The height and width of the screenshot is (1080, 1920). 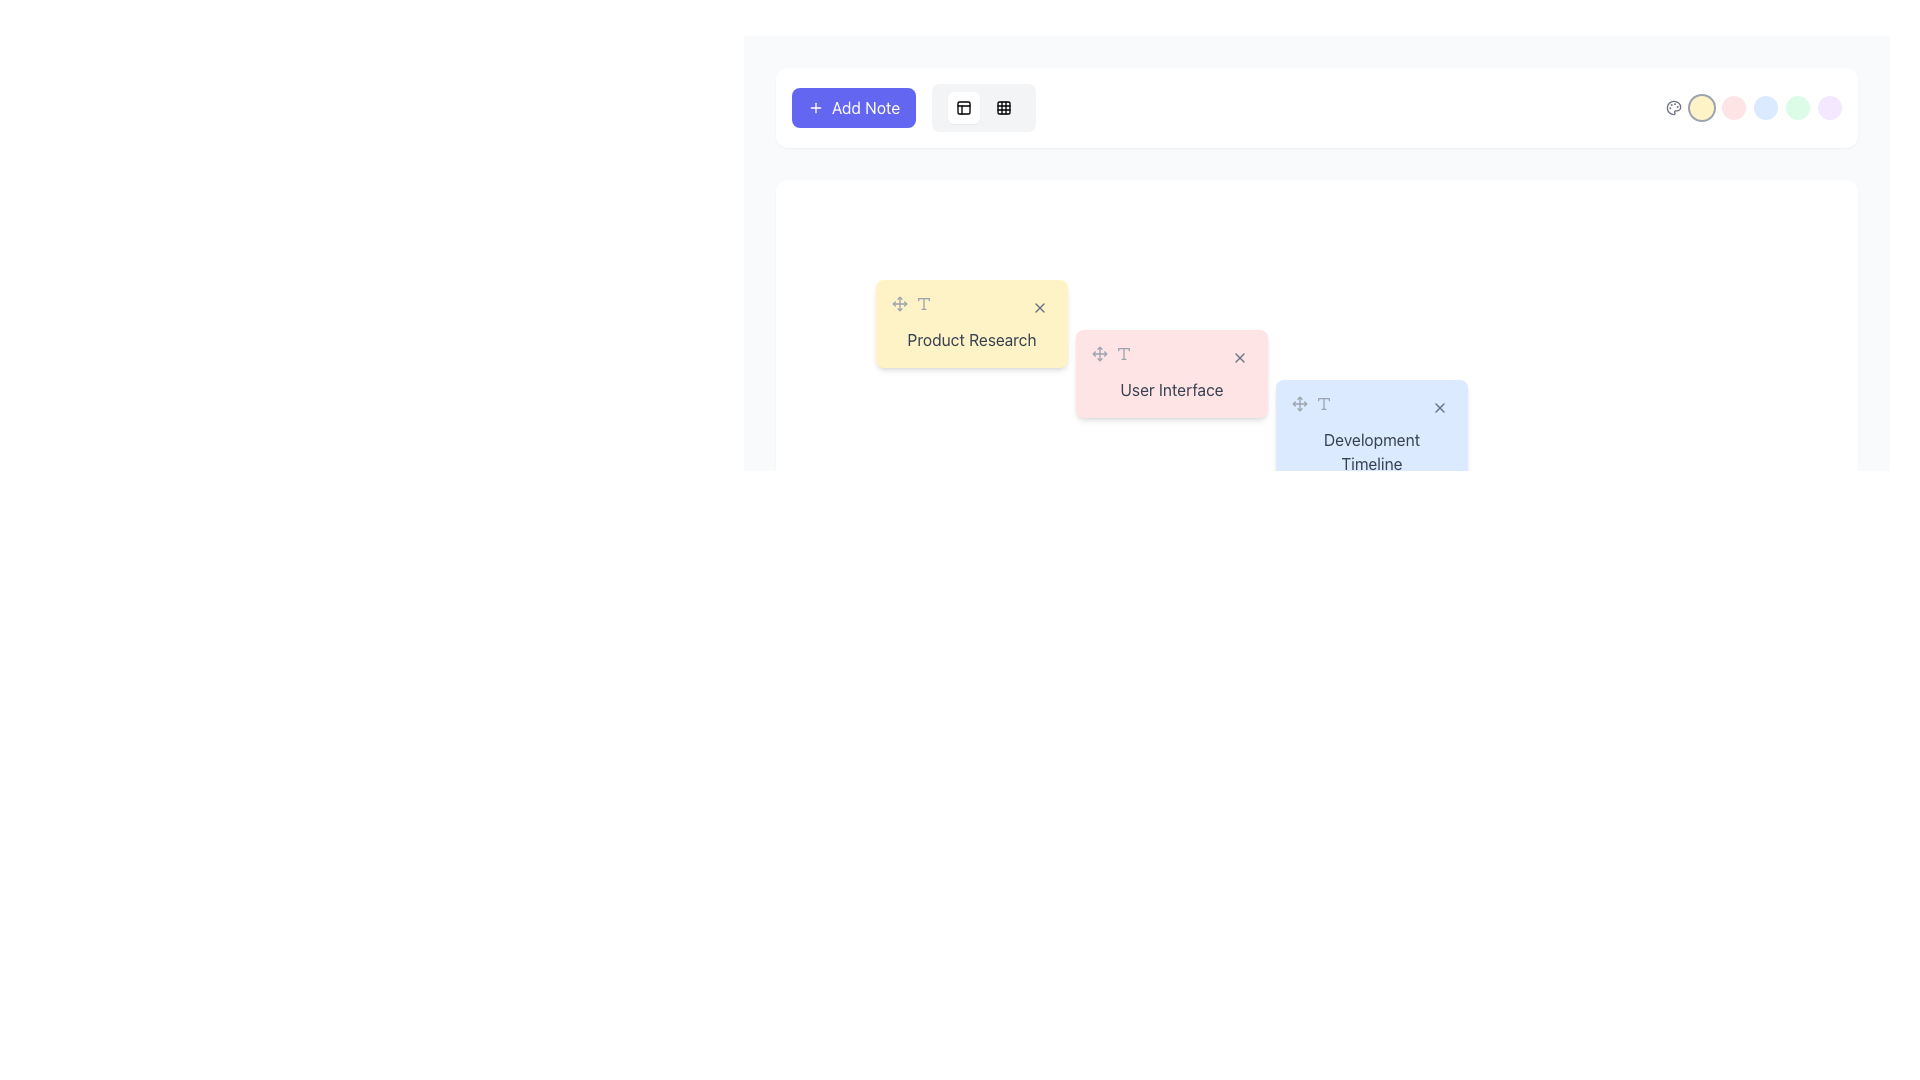 I want to click on the small grid-like icon located near the top of the interface, so click(x=964, y=108).